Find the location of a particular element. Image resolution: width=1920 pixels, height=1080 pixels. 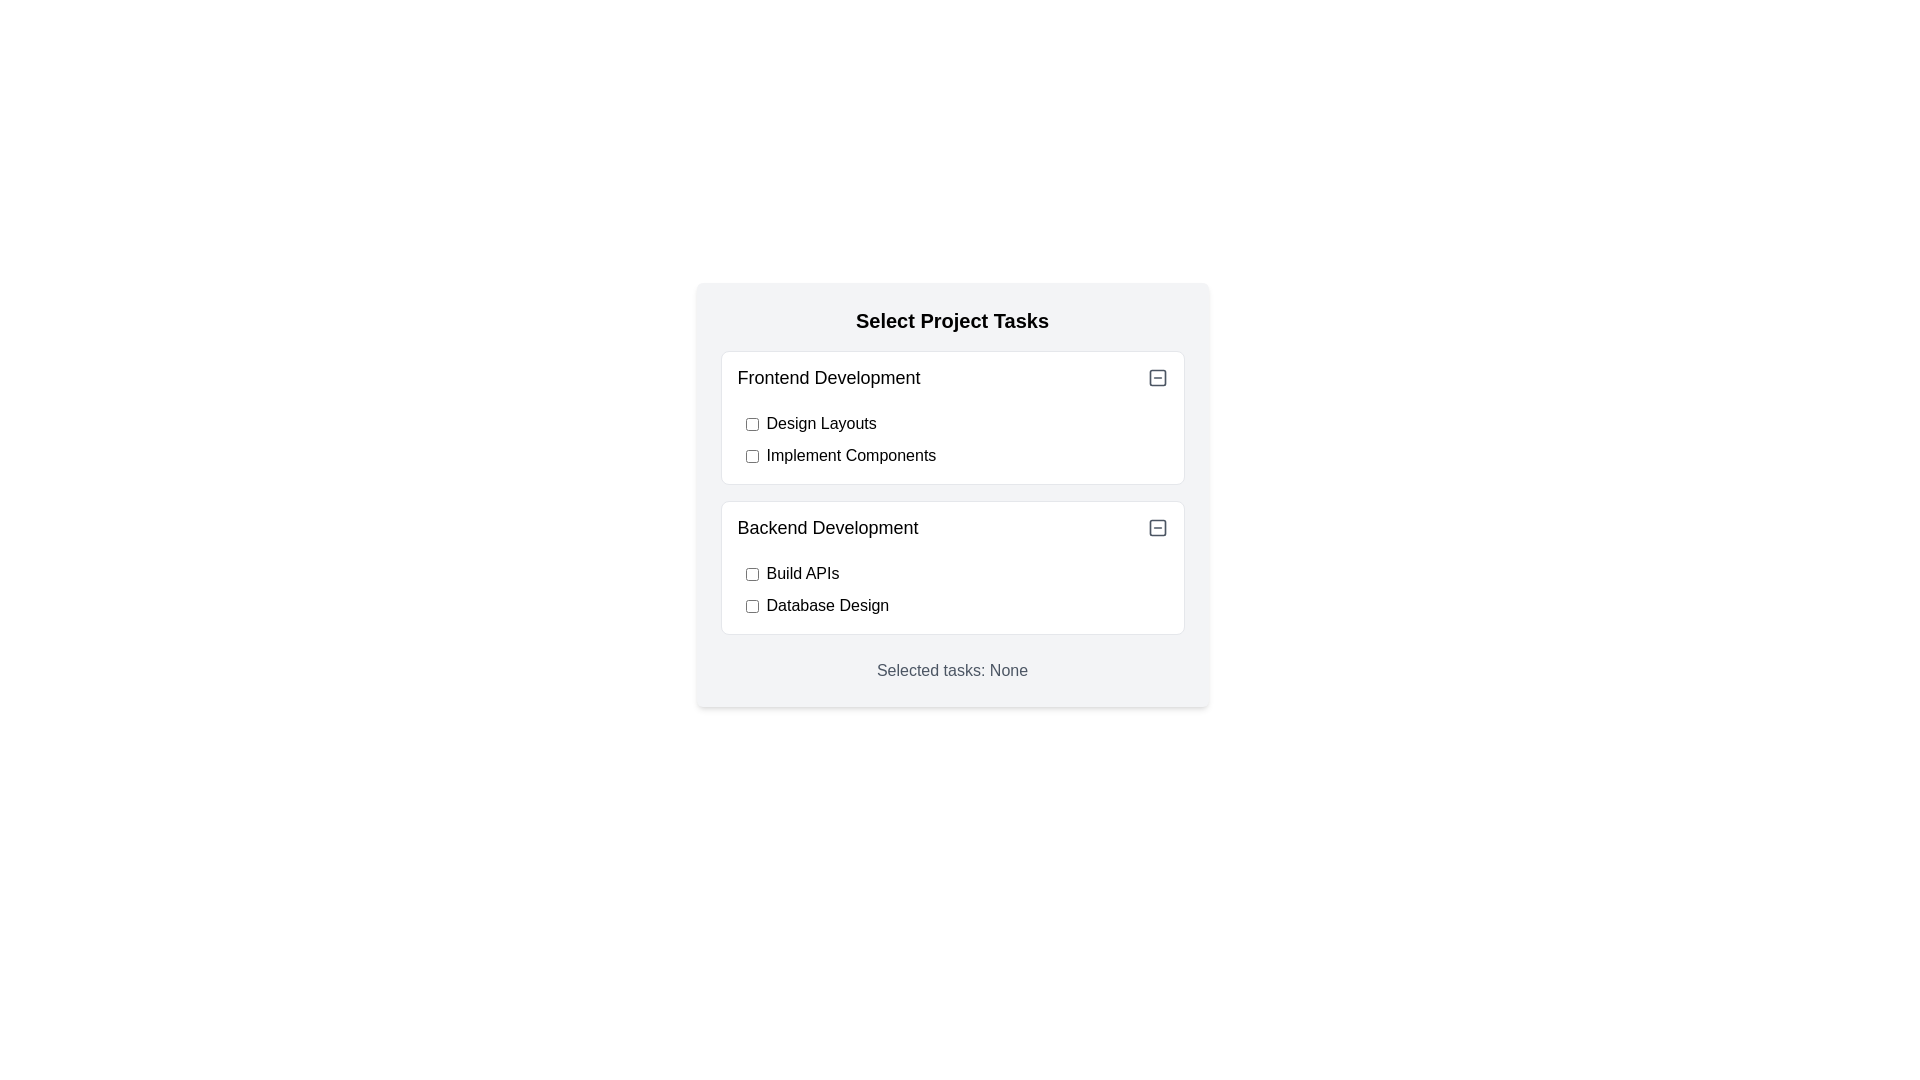

the SVG icon representing a minus or collapse symbol located at the upper-right corner of the 'Frontend Development' section is located at coordinates (1157, 378).